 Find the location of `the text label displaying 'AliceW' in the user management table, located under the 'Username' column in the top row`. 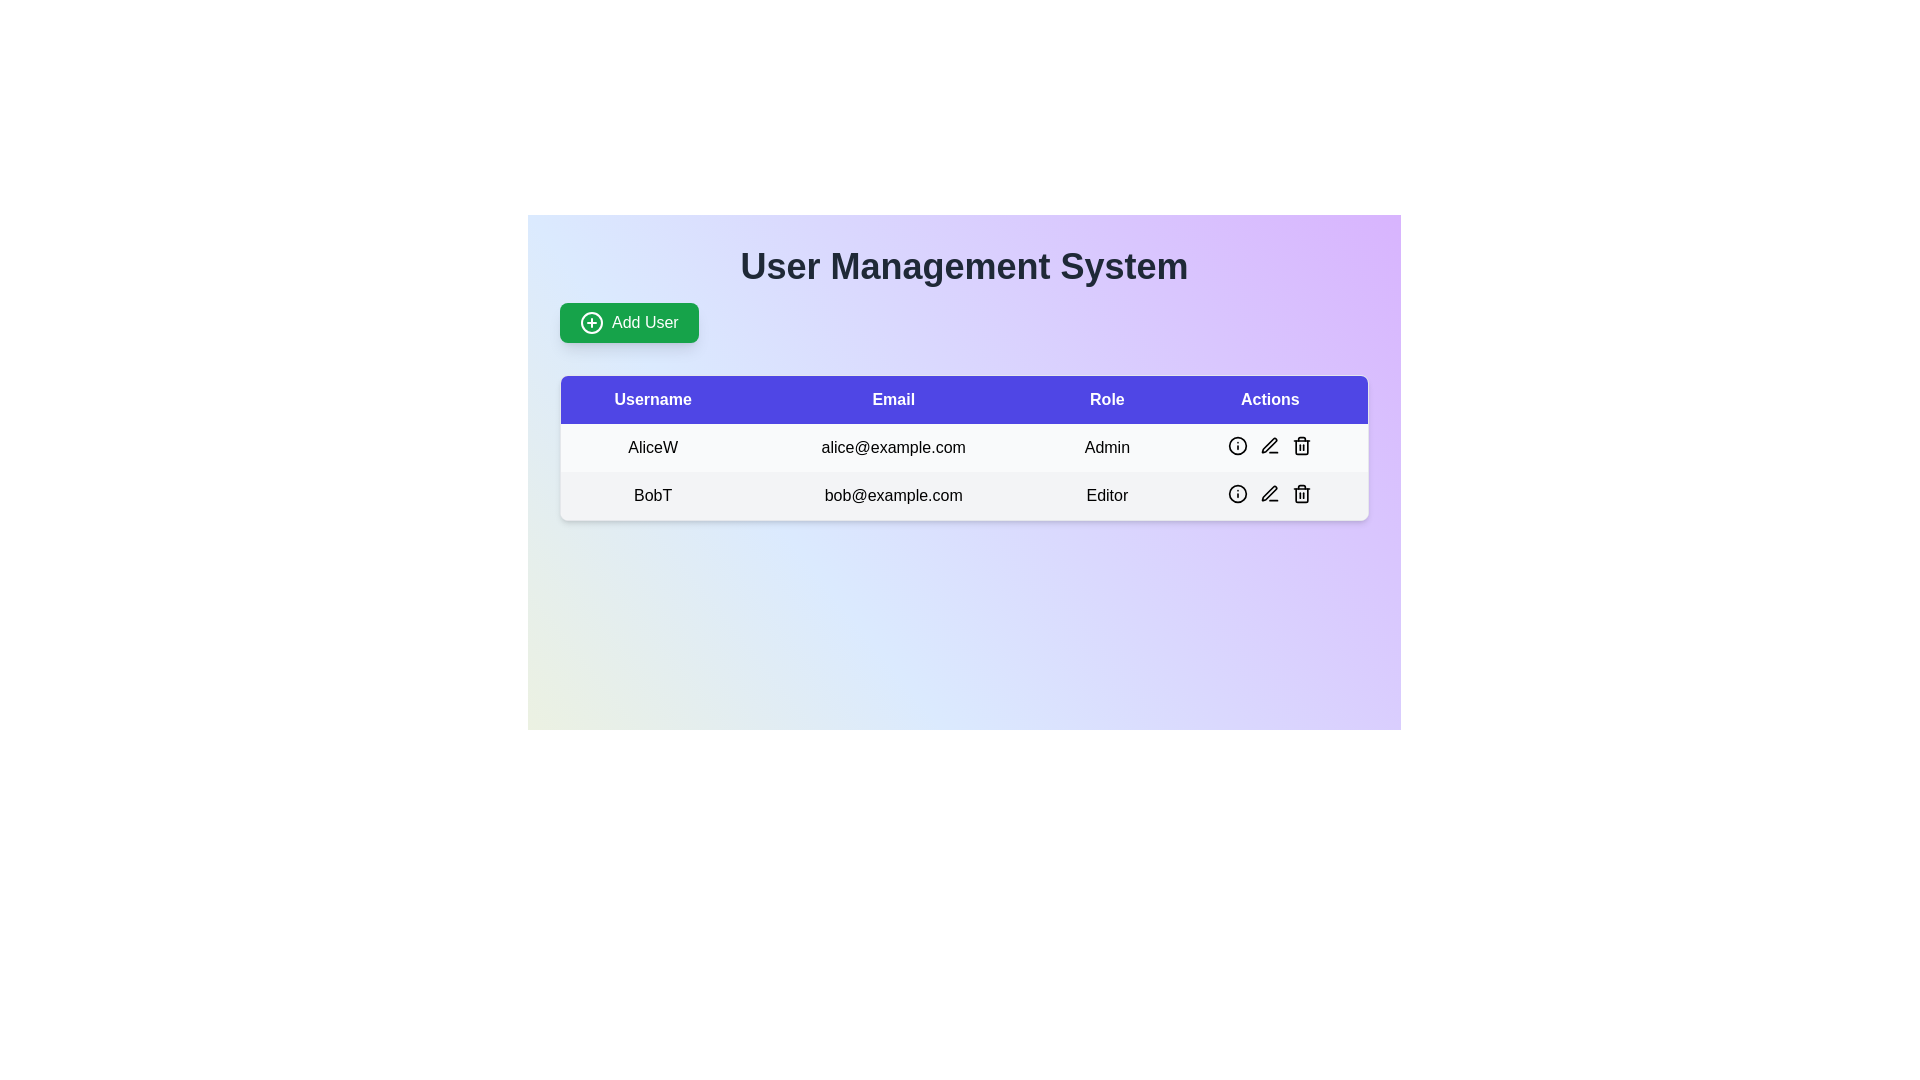

the text label displaying 'AliceW' in the user management table, located under the 'Username' column in the top row is located at coordinates (653, 446).